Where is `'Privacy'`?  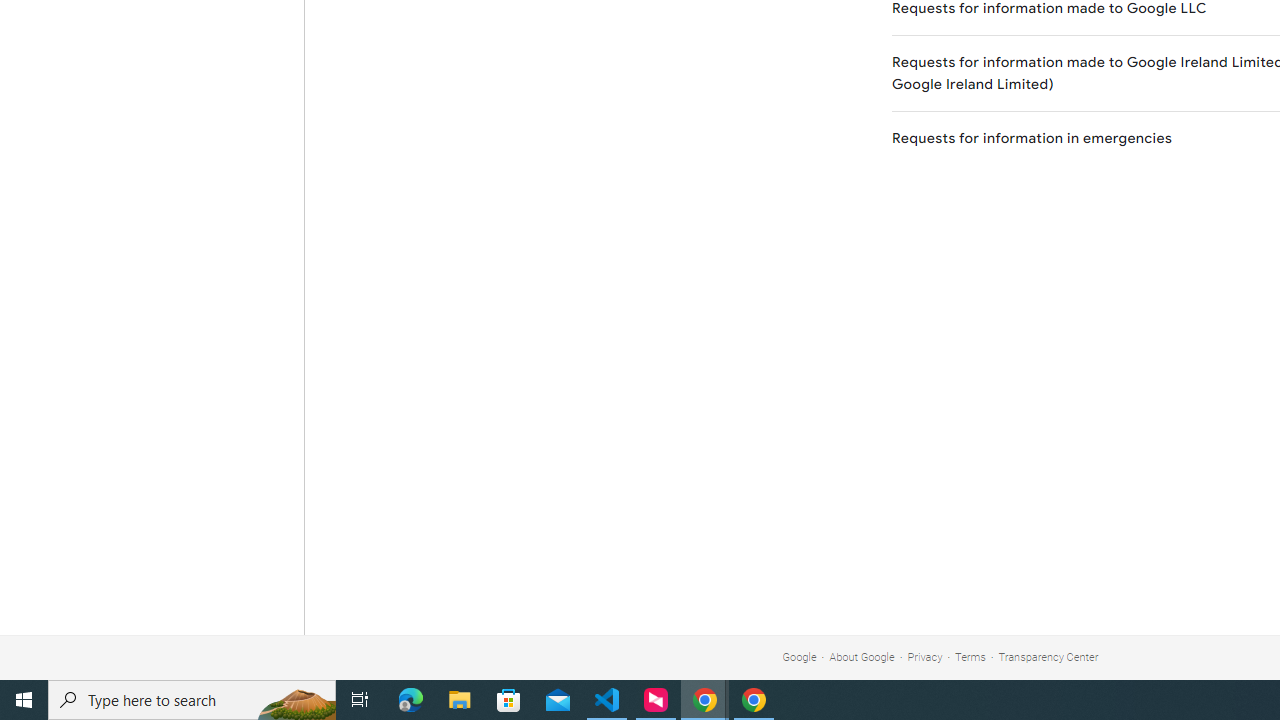 'Privacy' is located at coordinates (924, 657).